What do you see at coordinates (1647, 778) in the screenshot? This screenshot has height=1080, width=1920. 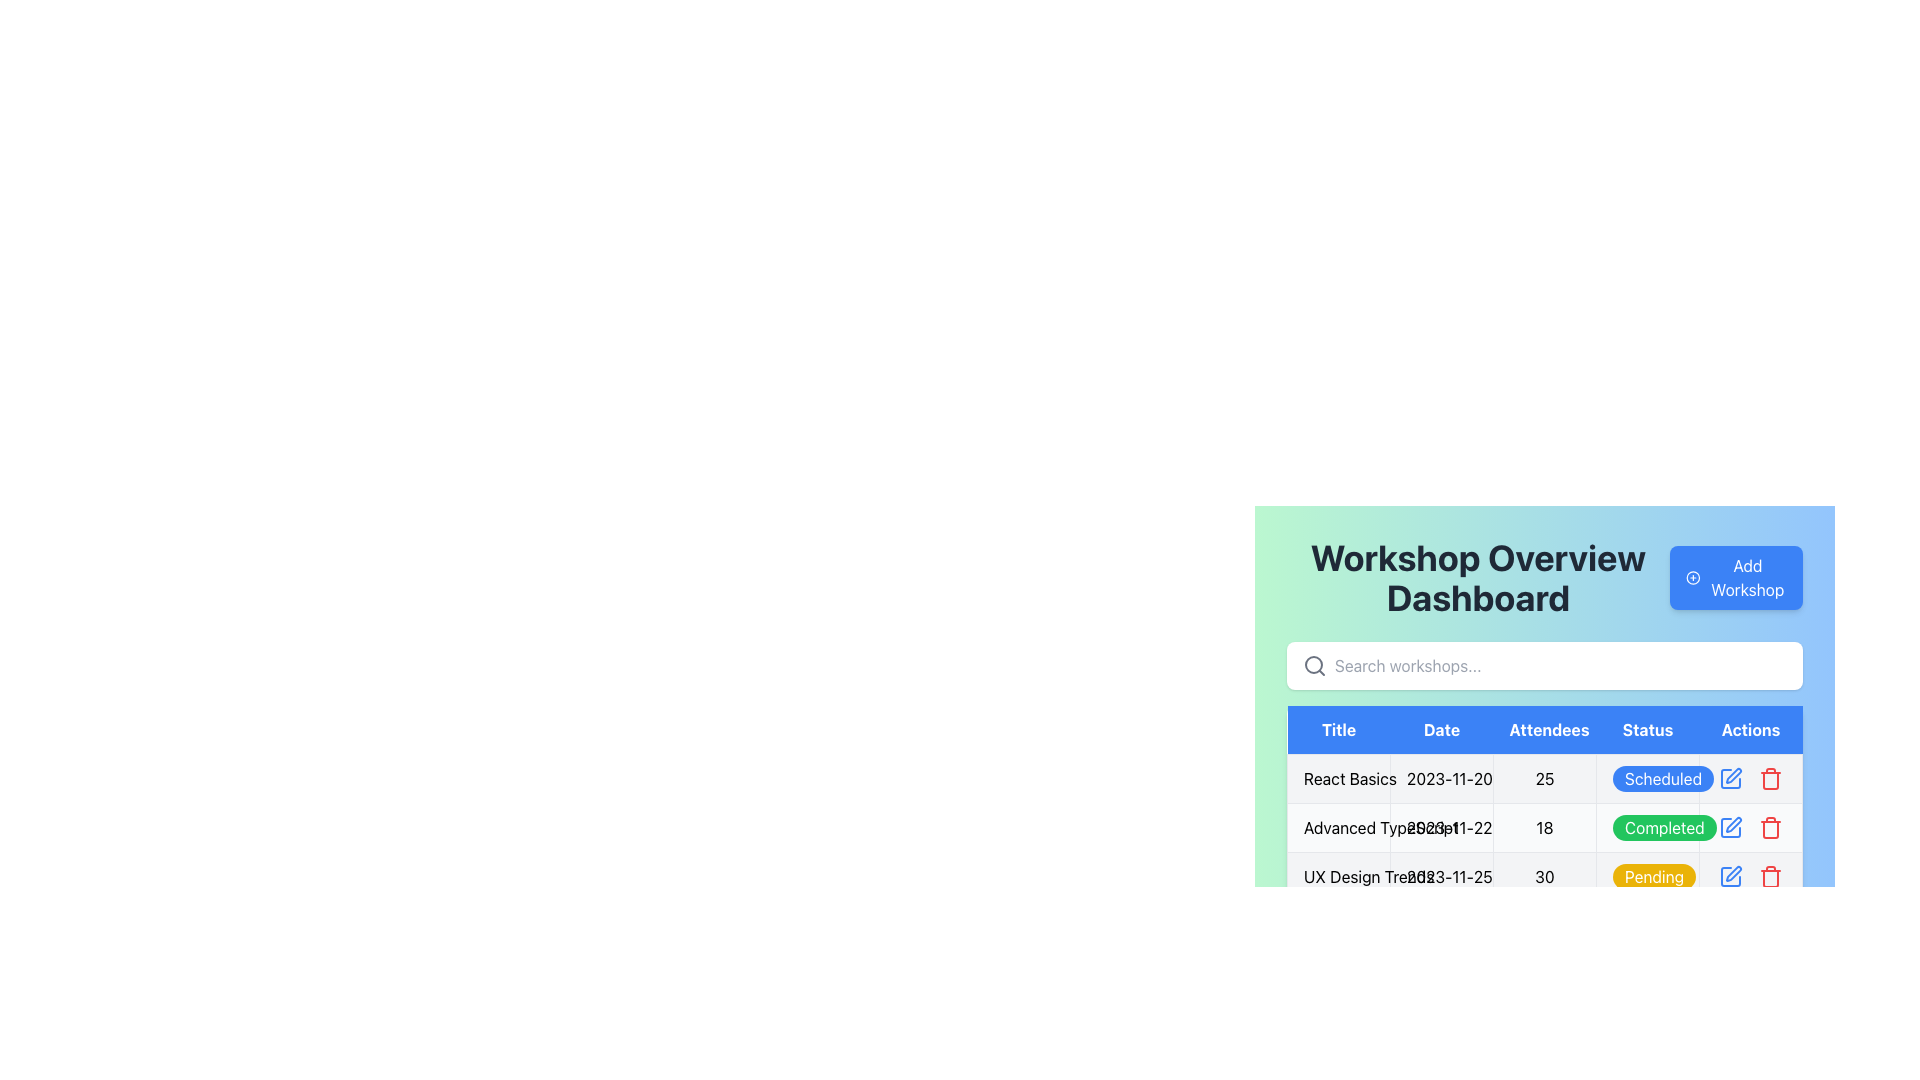 I see `the pill-shaped button labeled 'Scheduled' in the 'Status' column of the first row in the 'Workshop Overview Dashboard'` at bounding box center [1647, 778].